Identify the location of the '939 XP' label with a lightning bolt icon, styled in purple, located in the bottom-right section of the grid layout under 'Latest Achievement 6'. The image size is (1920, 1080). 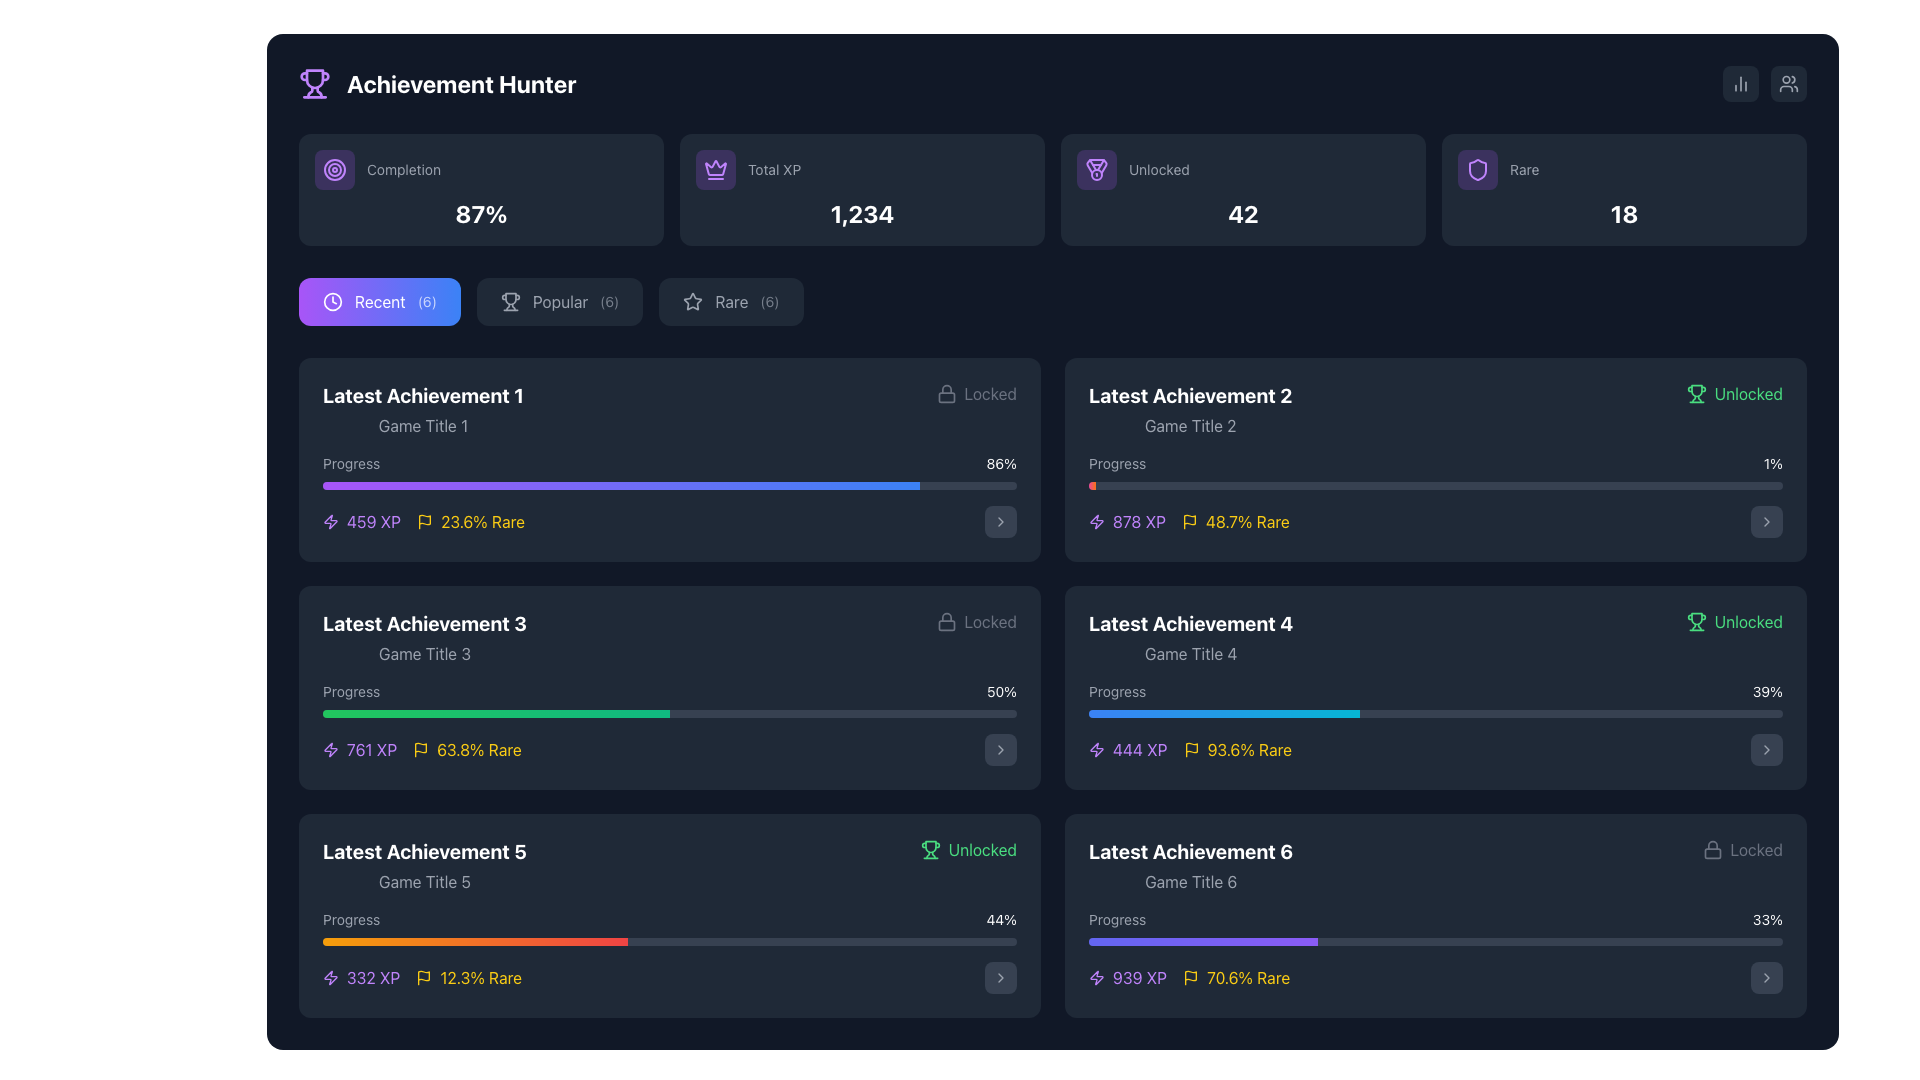
(1128, 977).